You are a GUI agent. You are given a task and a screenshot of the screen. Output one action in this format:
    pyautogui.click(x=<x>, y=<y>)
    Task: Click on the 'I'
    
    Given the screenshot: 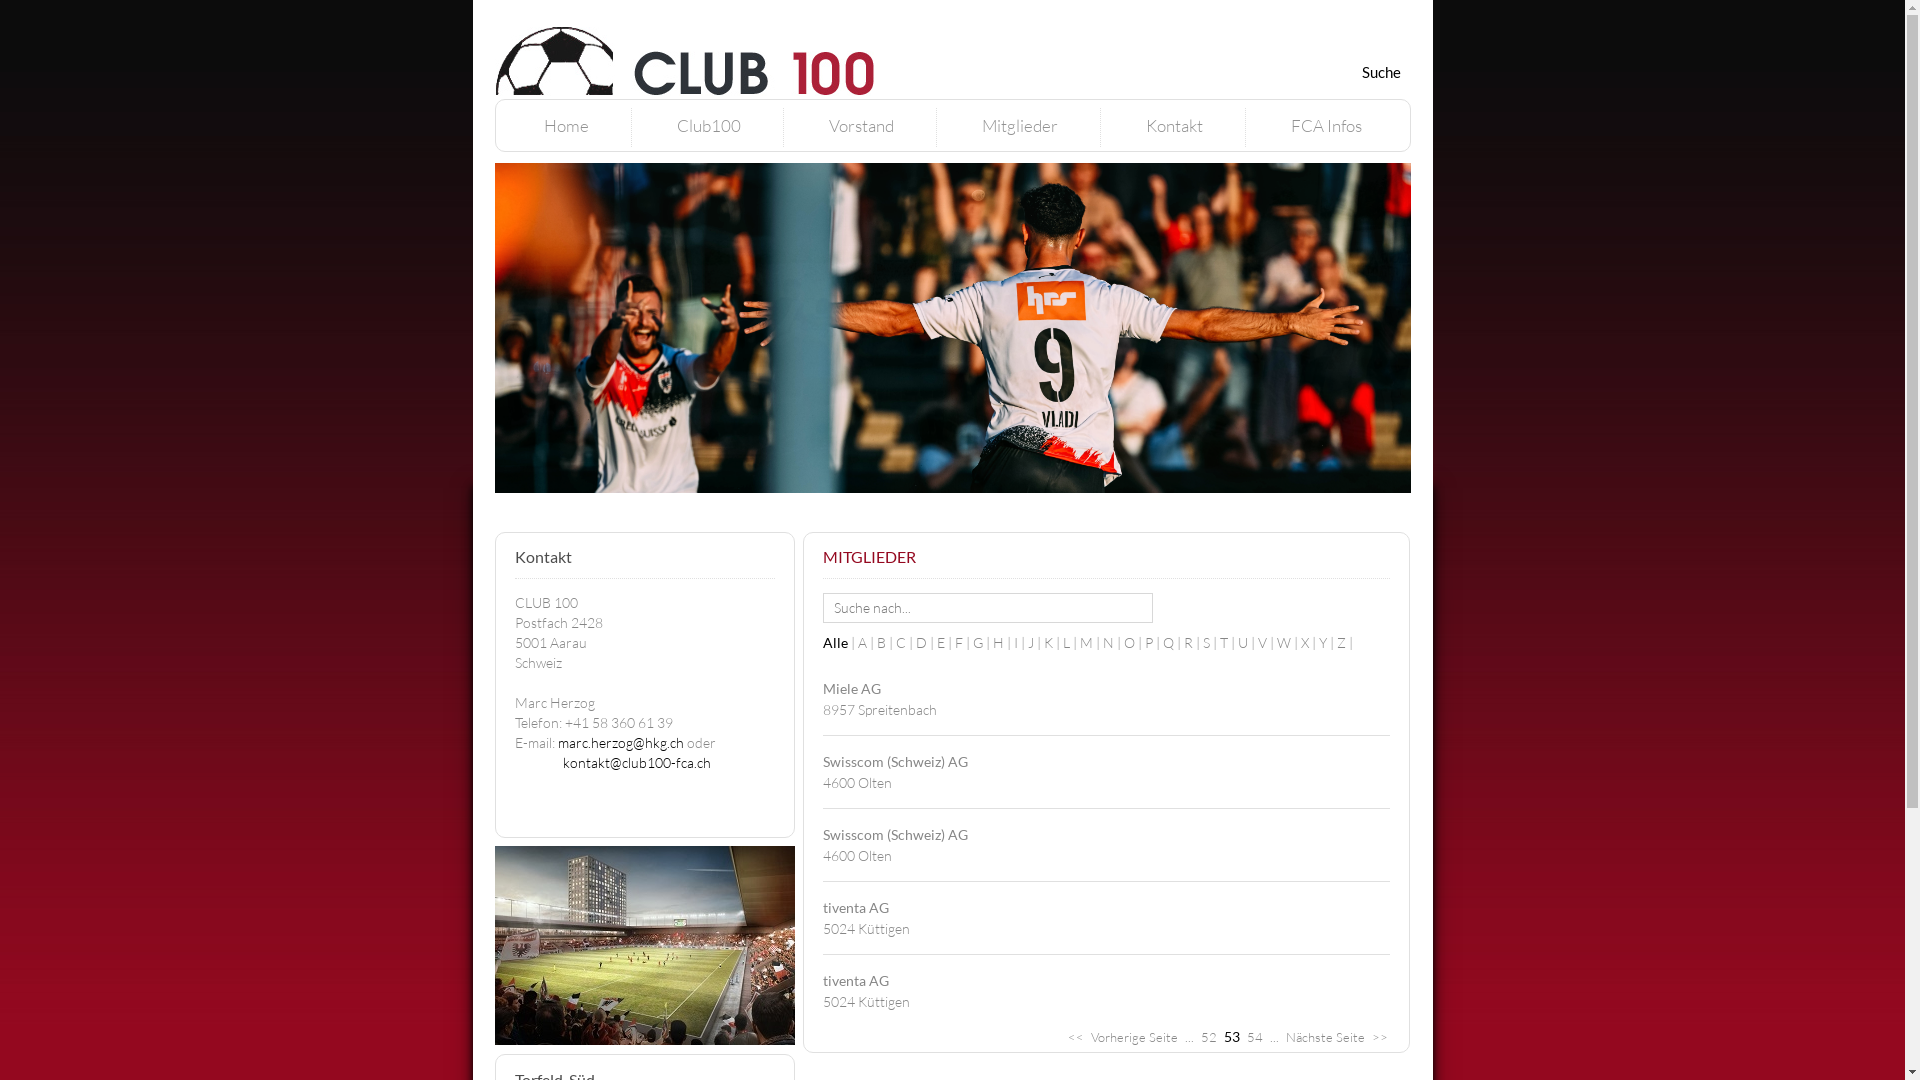 What is the action you would take?
    pyautogui.click(x=1021, y=642)
    